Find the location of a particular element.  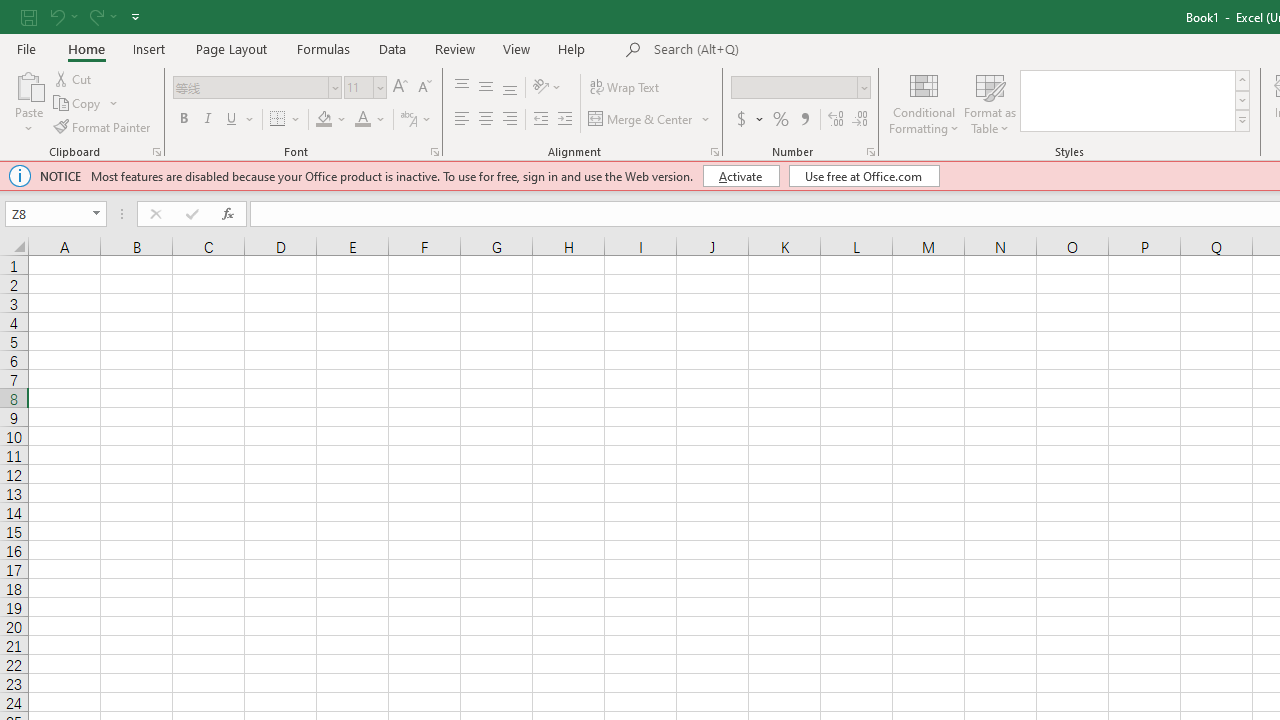

'Decrease Indent' is located at coordinates (540, 119).